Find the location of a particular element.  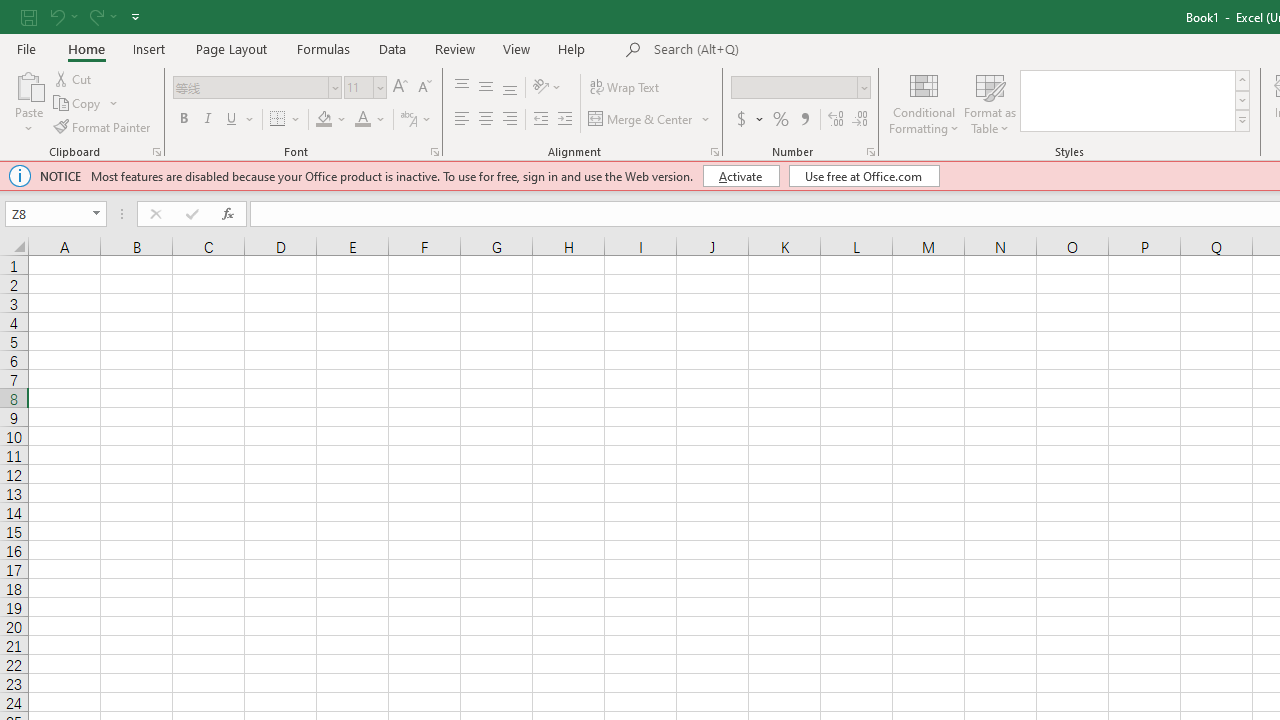

'Decrease Indent' is located at coordinates (540, 119).